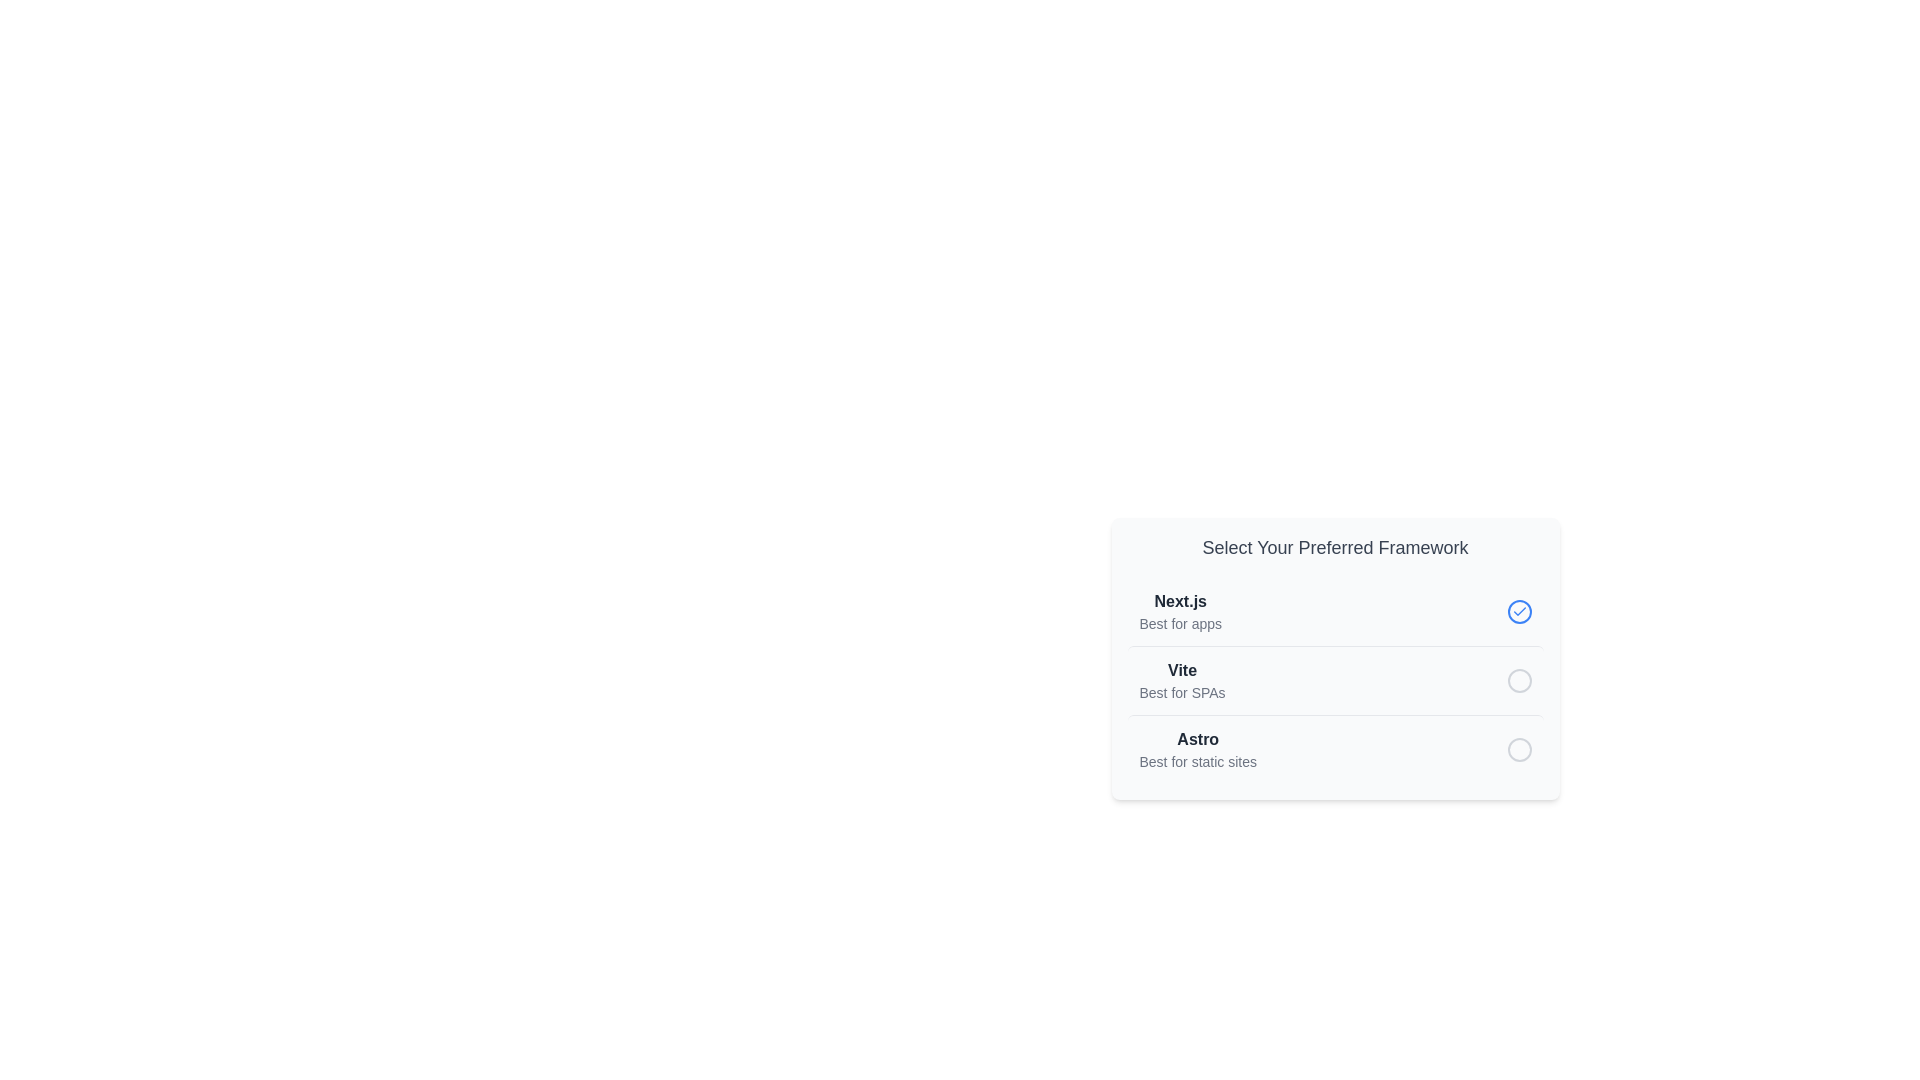 The width and height of the screenshot is (1920, 1080). I want to click on the second selectable list item labeled 'Vite', so click(1335, 679).